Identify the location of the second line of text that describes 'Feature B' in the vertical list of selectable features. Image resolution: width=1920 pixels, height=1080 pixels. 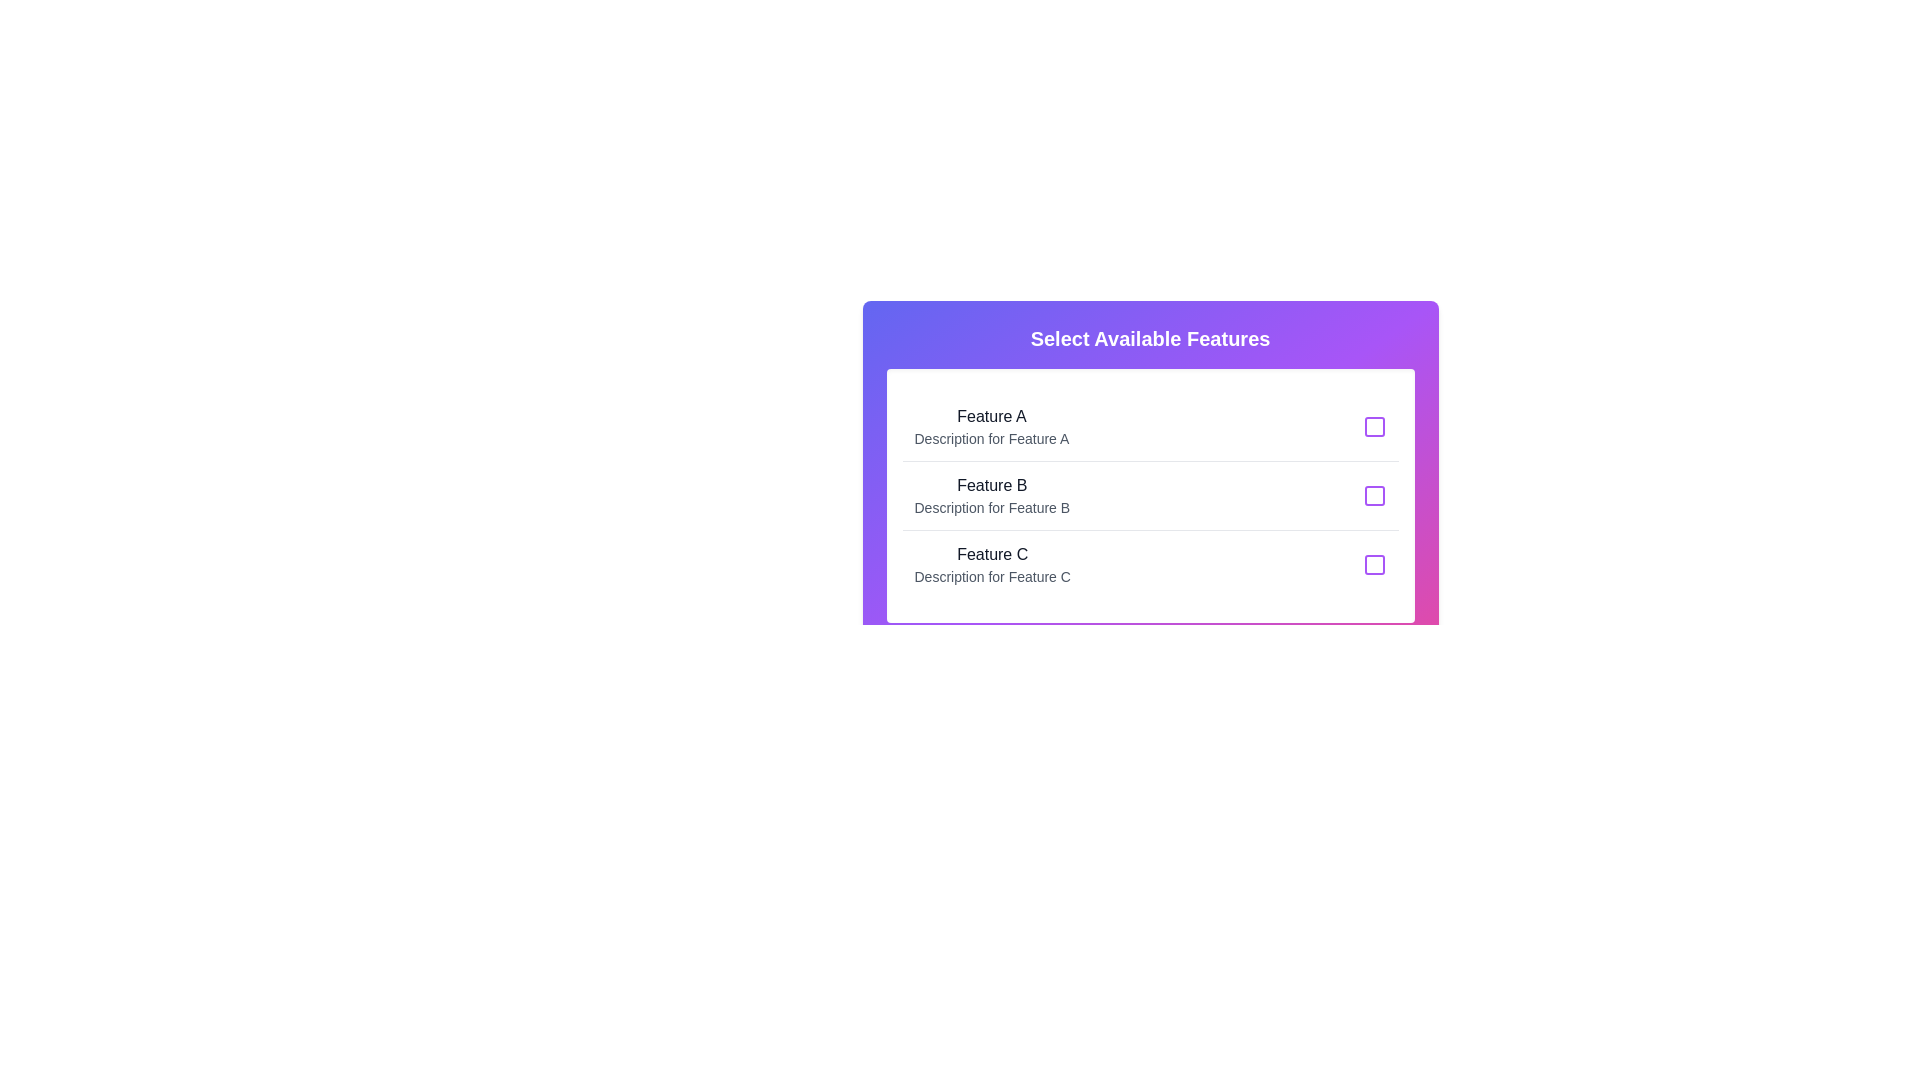
(992, 507).